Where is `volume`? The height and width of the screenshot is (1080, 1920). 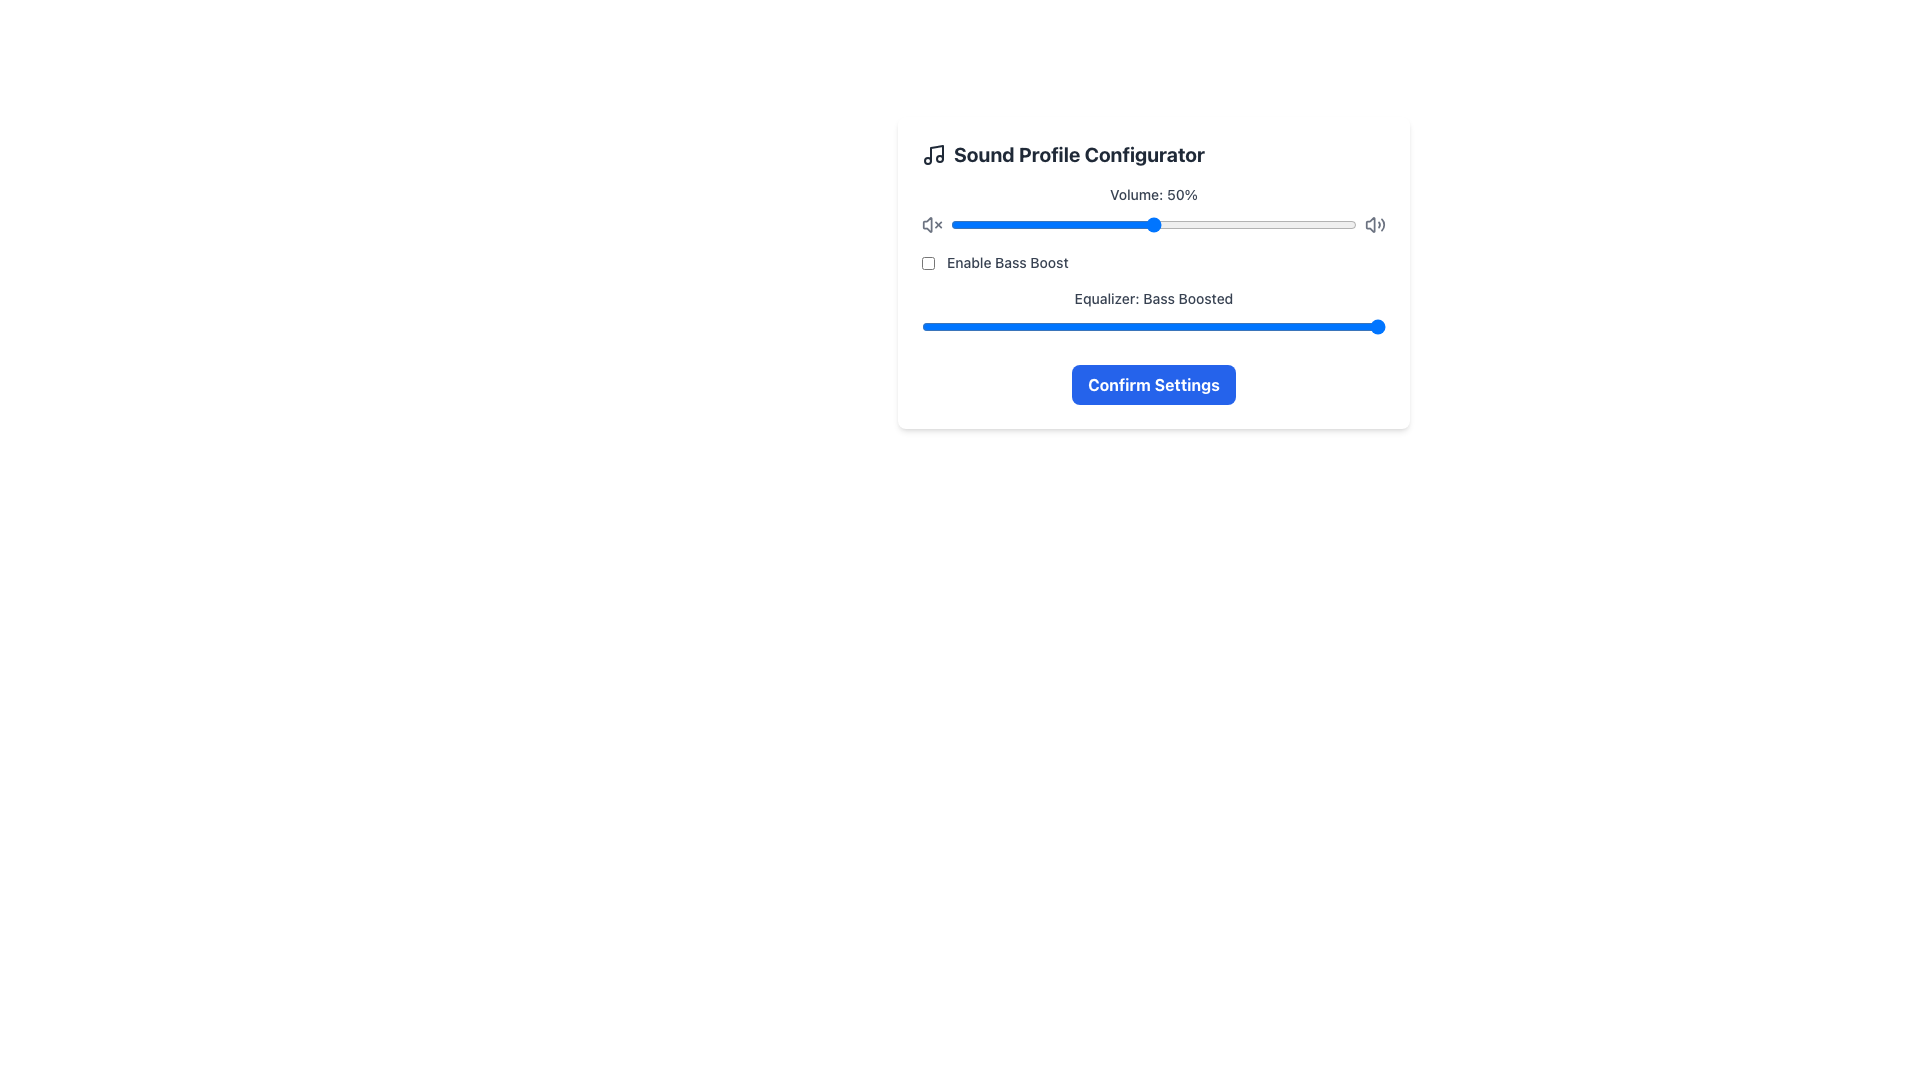 volume is located at coordinates (1088, 224).